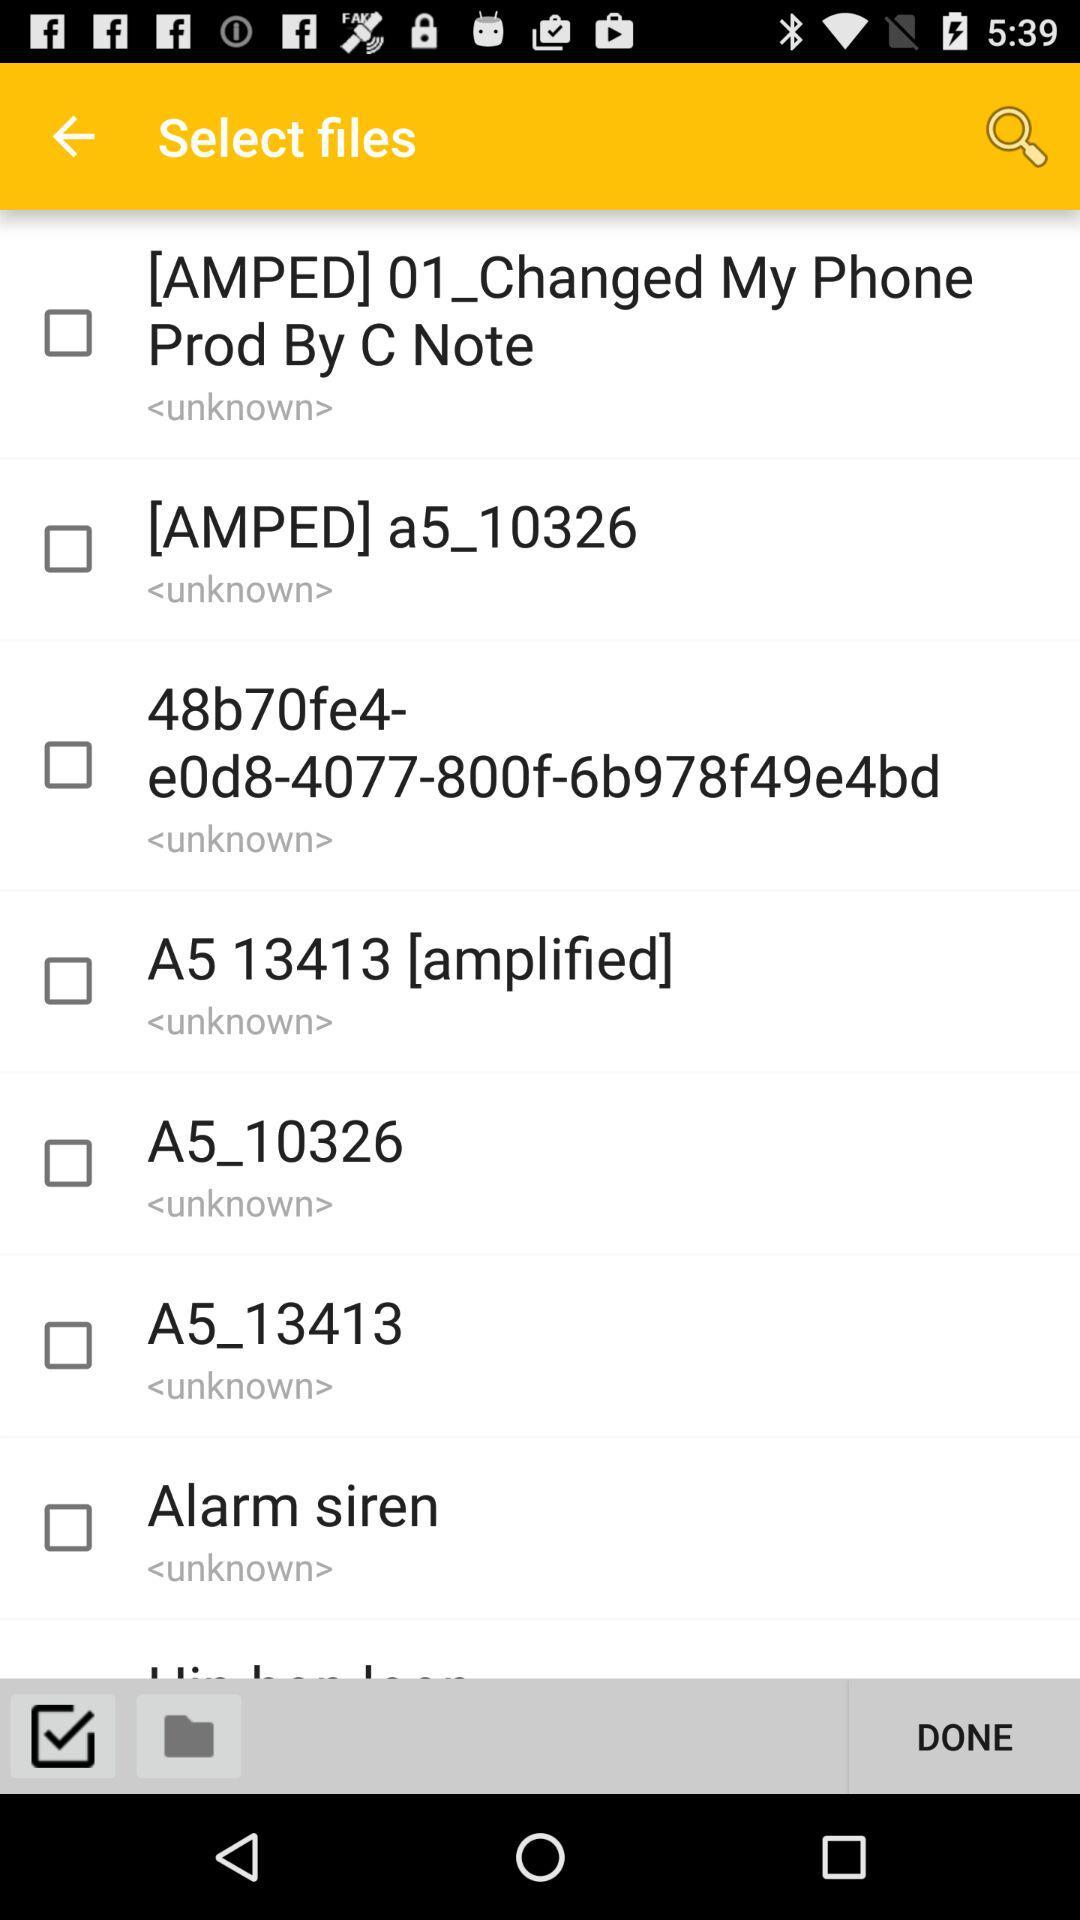 This screenshot has width=1080, height=1920. What do you see at coordinates (963, 1735) in the screenshot?
I see `the button at the bottom right corner` at bounding box center [963, 1735].